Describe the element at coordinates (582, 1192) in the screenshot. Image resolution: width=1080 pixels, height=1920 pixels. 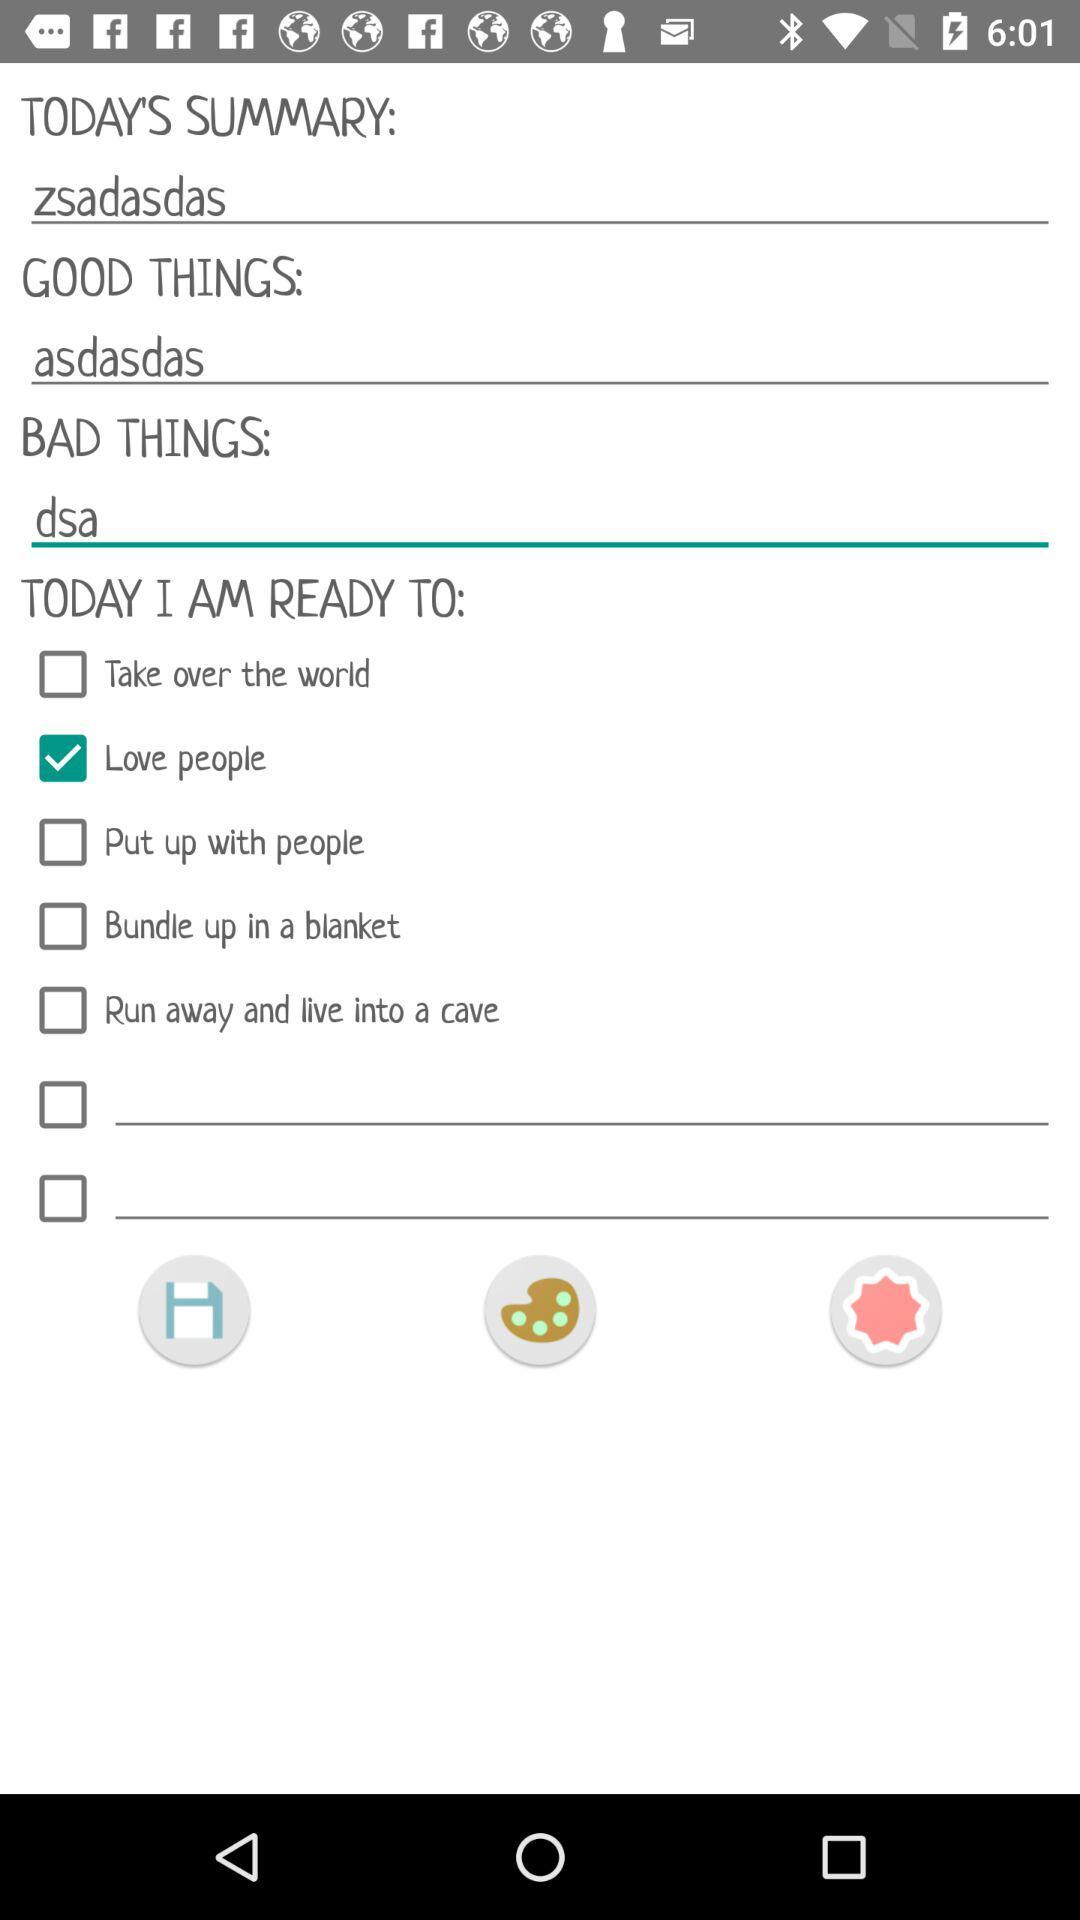
I see `text` at that location.